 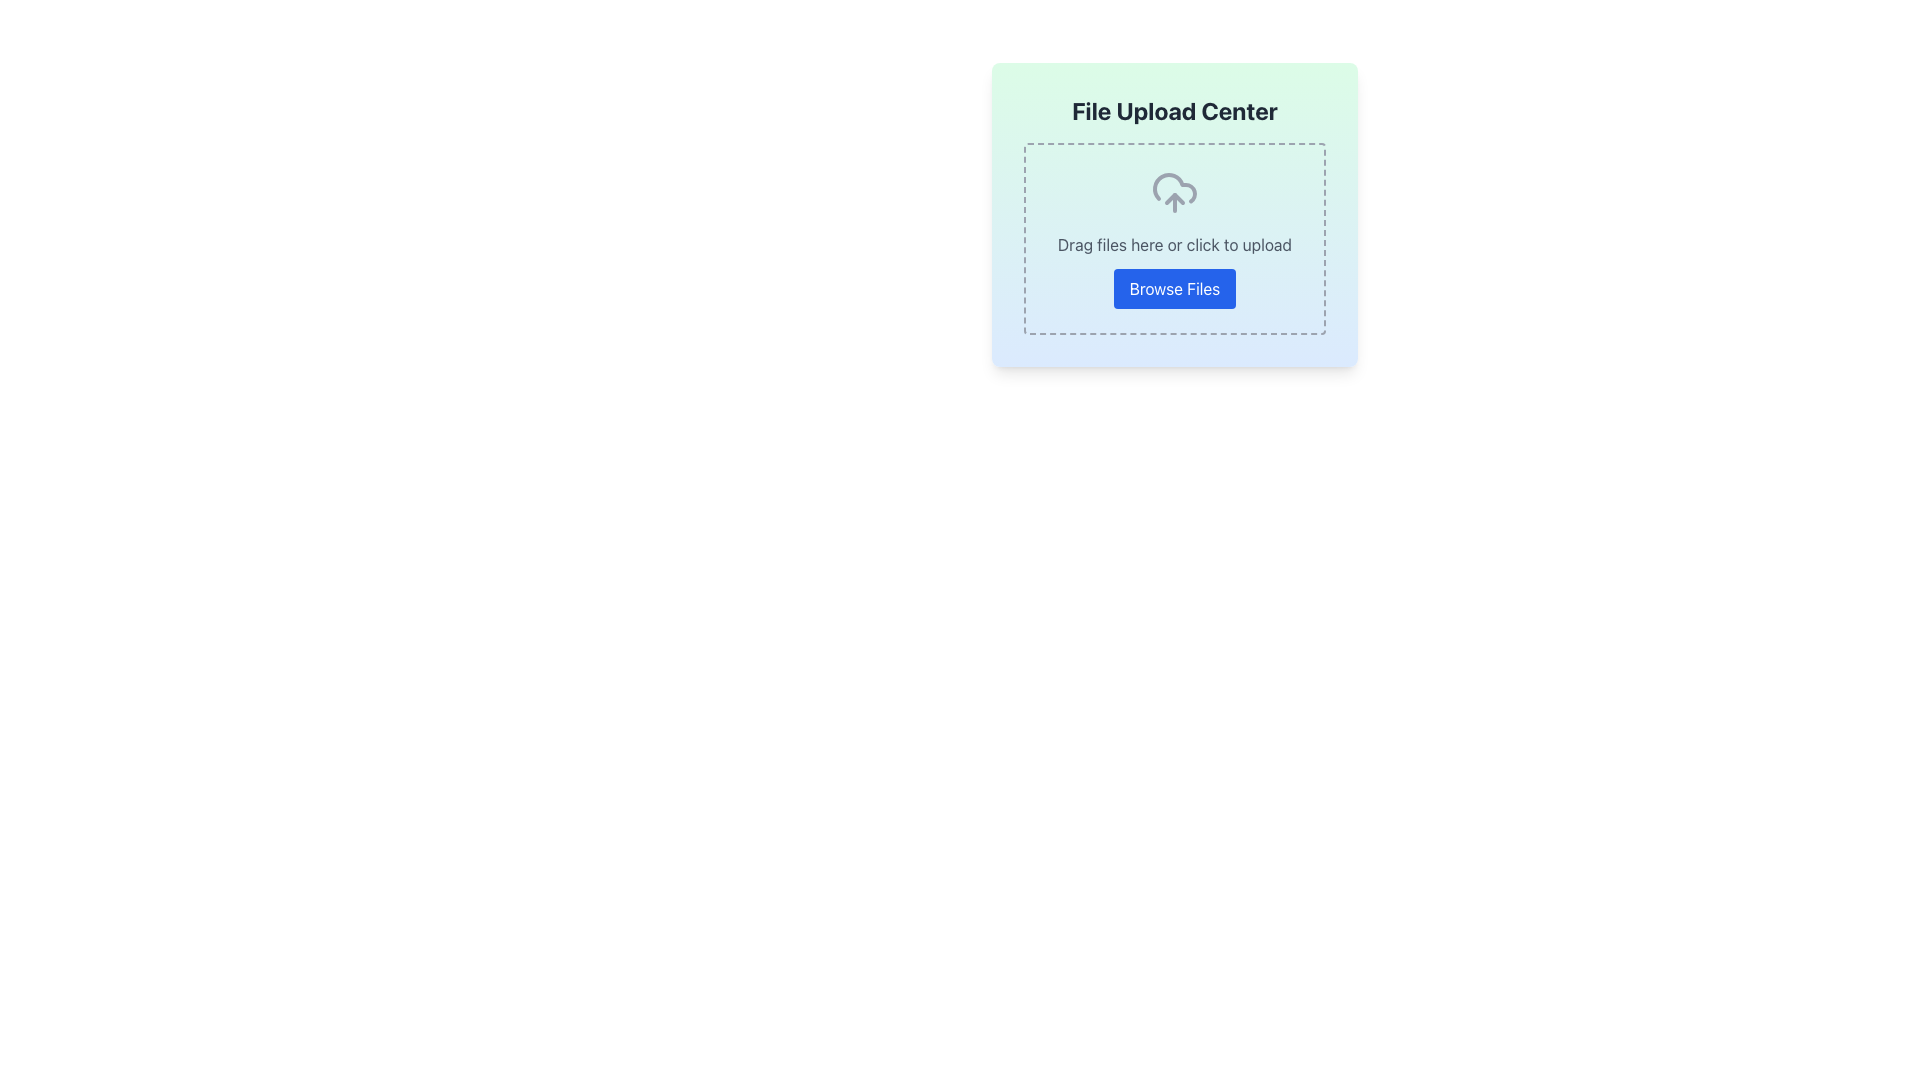 I want to click on the File uploader interface, which features a dashed border, a cloud icon with an upward arrow, the text 'Drag files here or click to upload', and a blue button labeled 'Browse Files', so click(x=1175, y=238).